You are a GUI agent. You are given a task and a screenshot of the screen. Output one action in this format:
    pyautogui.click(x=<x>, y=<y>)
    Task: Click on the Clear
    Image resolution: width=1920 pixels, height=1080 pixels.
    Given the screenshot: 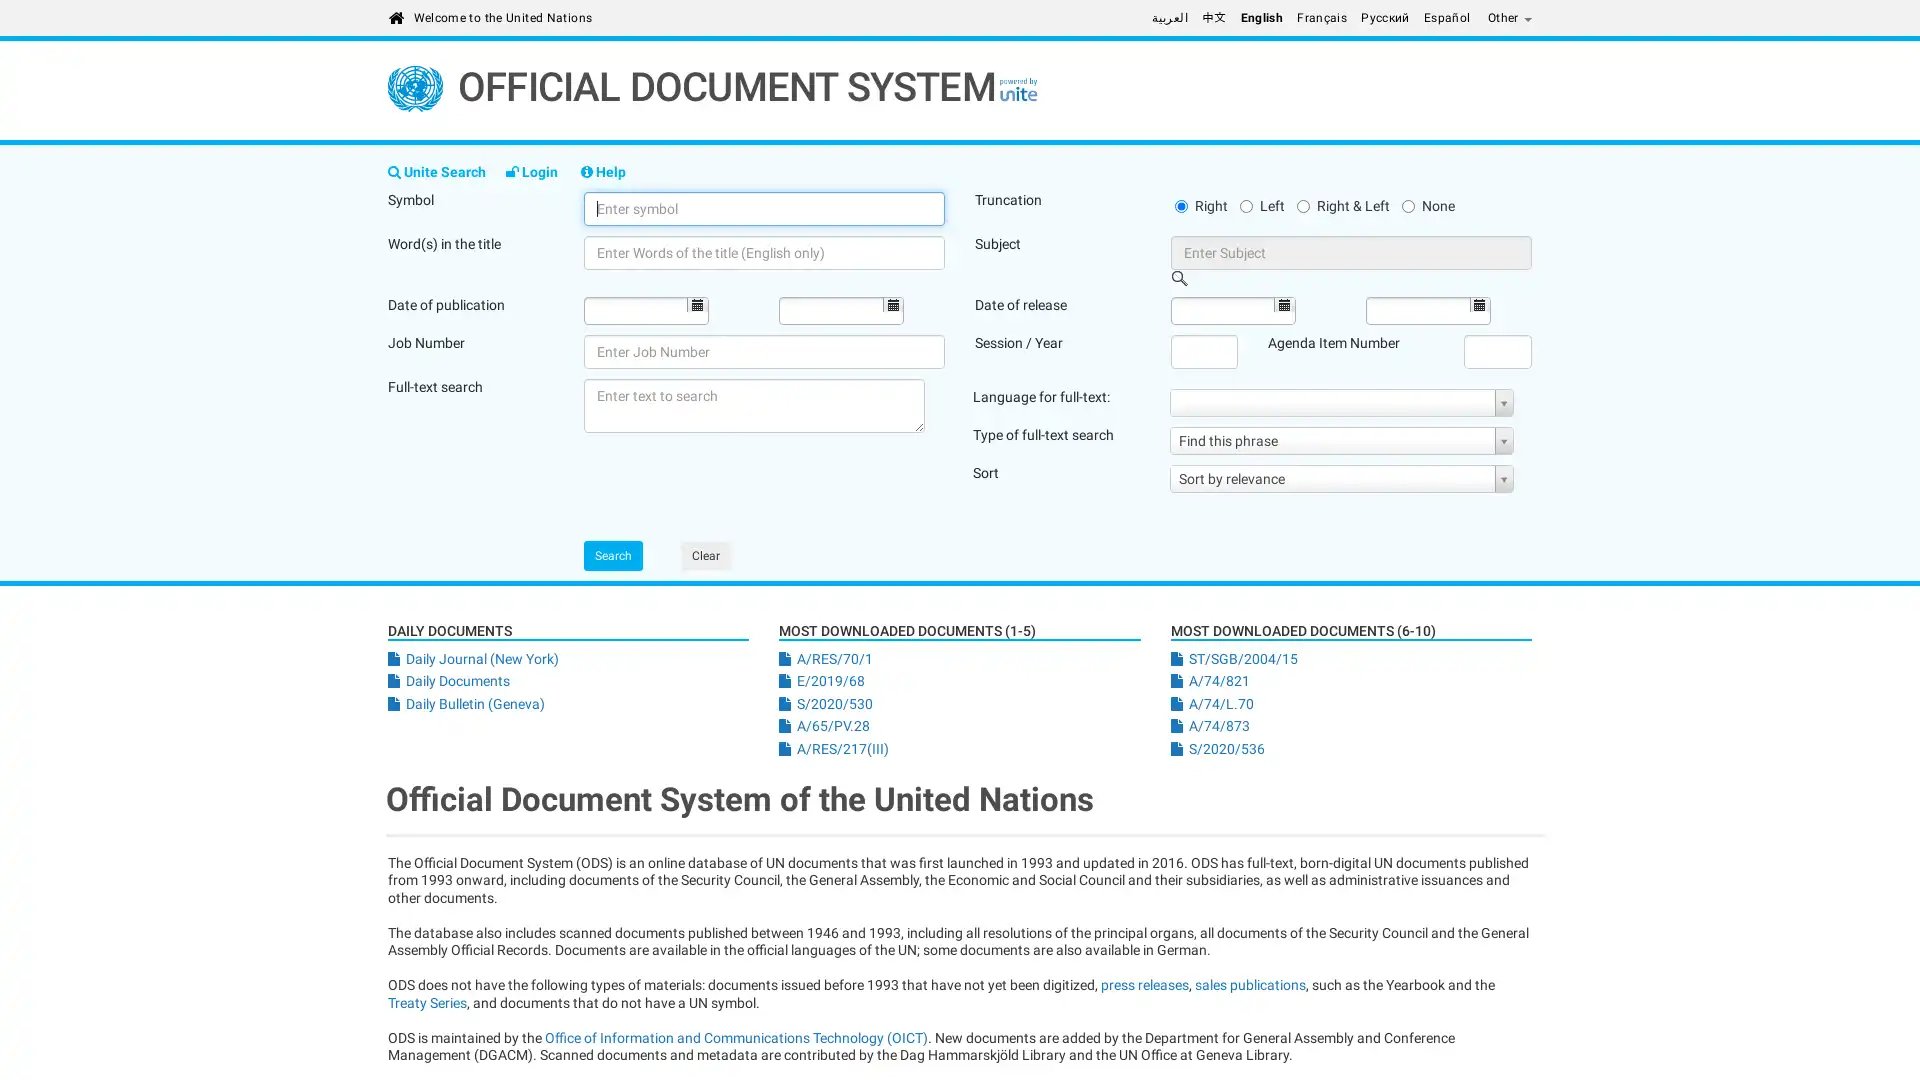 What is the action you would take?
    pyautogui.click(x=705, y=555)
    